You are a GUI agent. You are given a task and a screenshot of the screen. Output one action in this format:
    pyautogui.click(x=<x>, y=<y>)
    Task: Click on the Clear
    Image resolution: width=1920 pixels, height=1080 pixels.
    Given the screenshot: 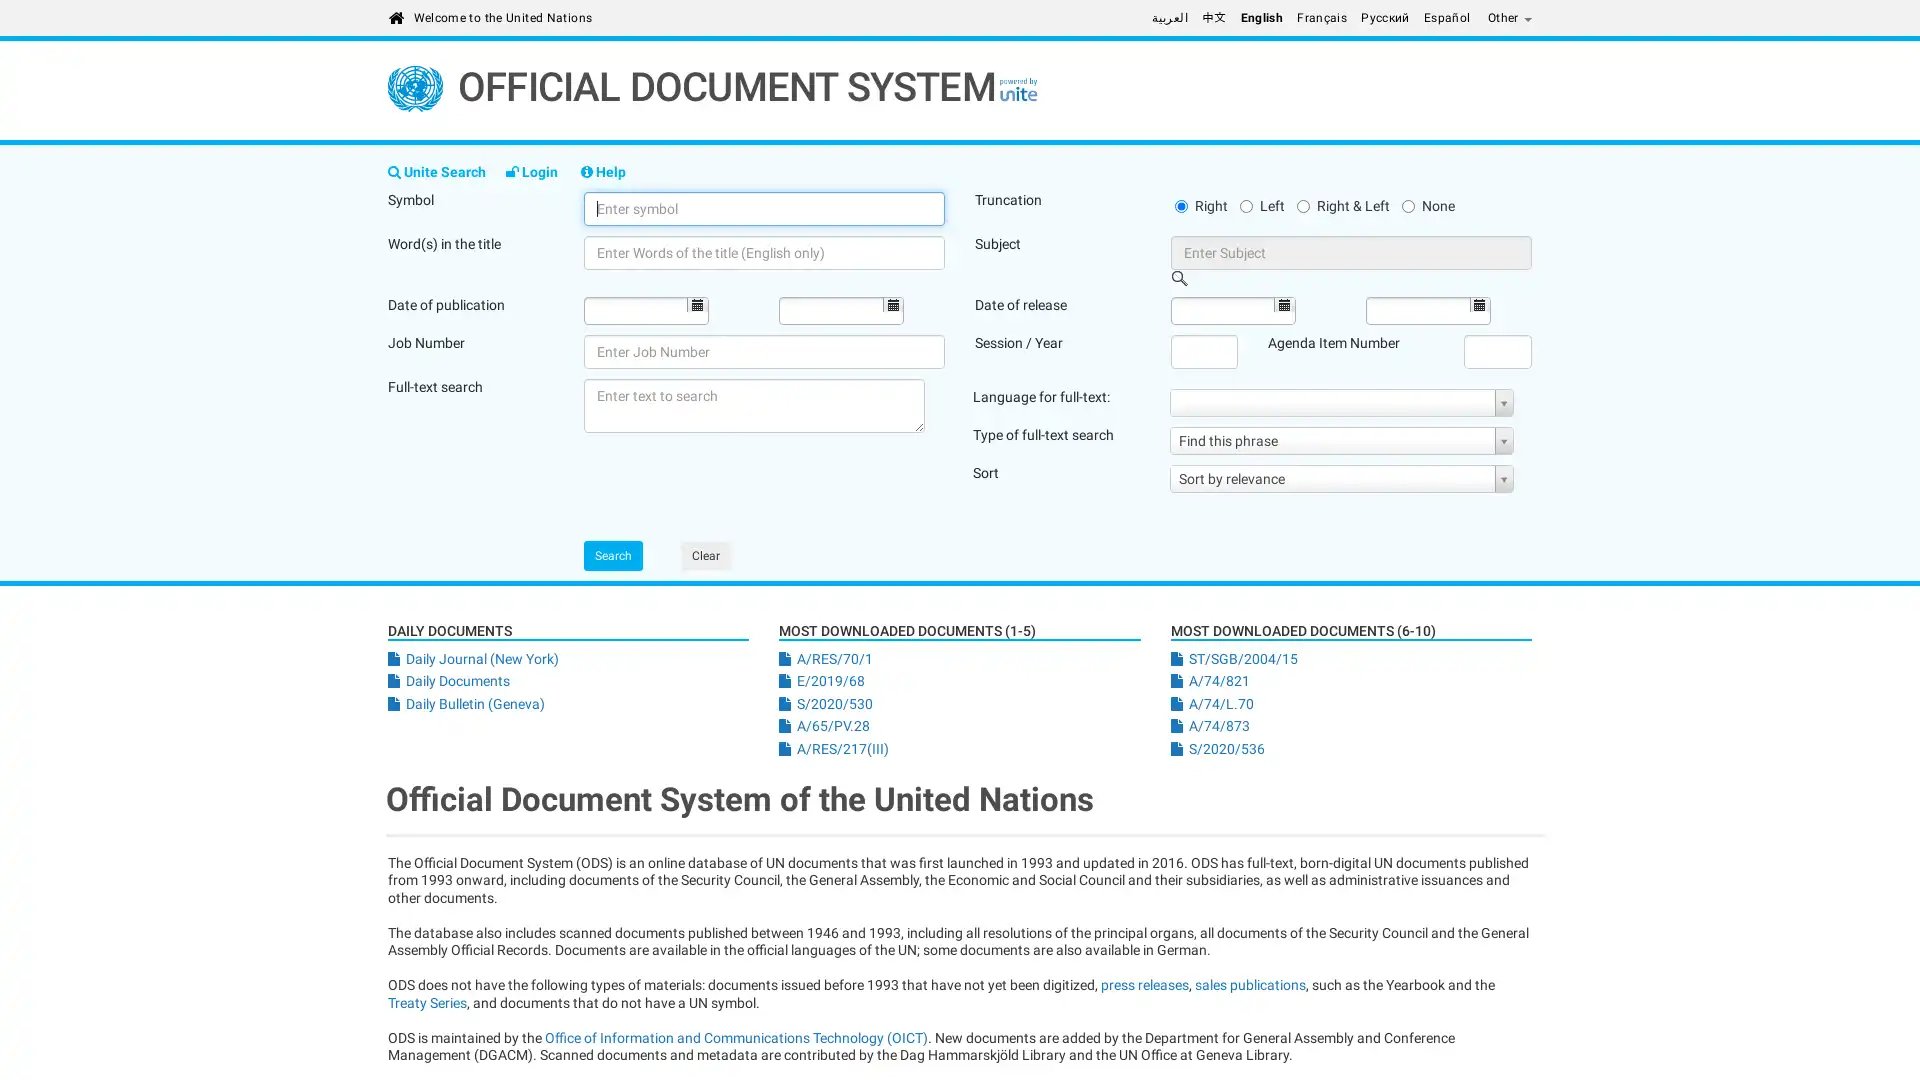 What is the action you would take?
    pyautogui.click(x=705, y=555)
    